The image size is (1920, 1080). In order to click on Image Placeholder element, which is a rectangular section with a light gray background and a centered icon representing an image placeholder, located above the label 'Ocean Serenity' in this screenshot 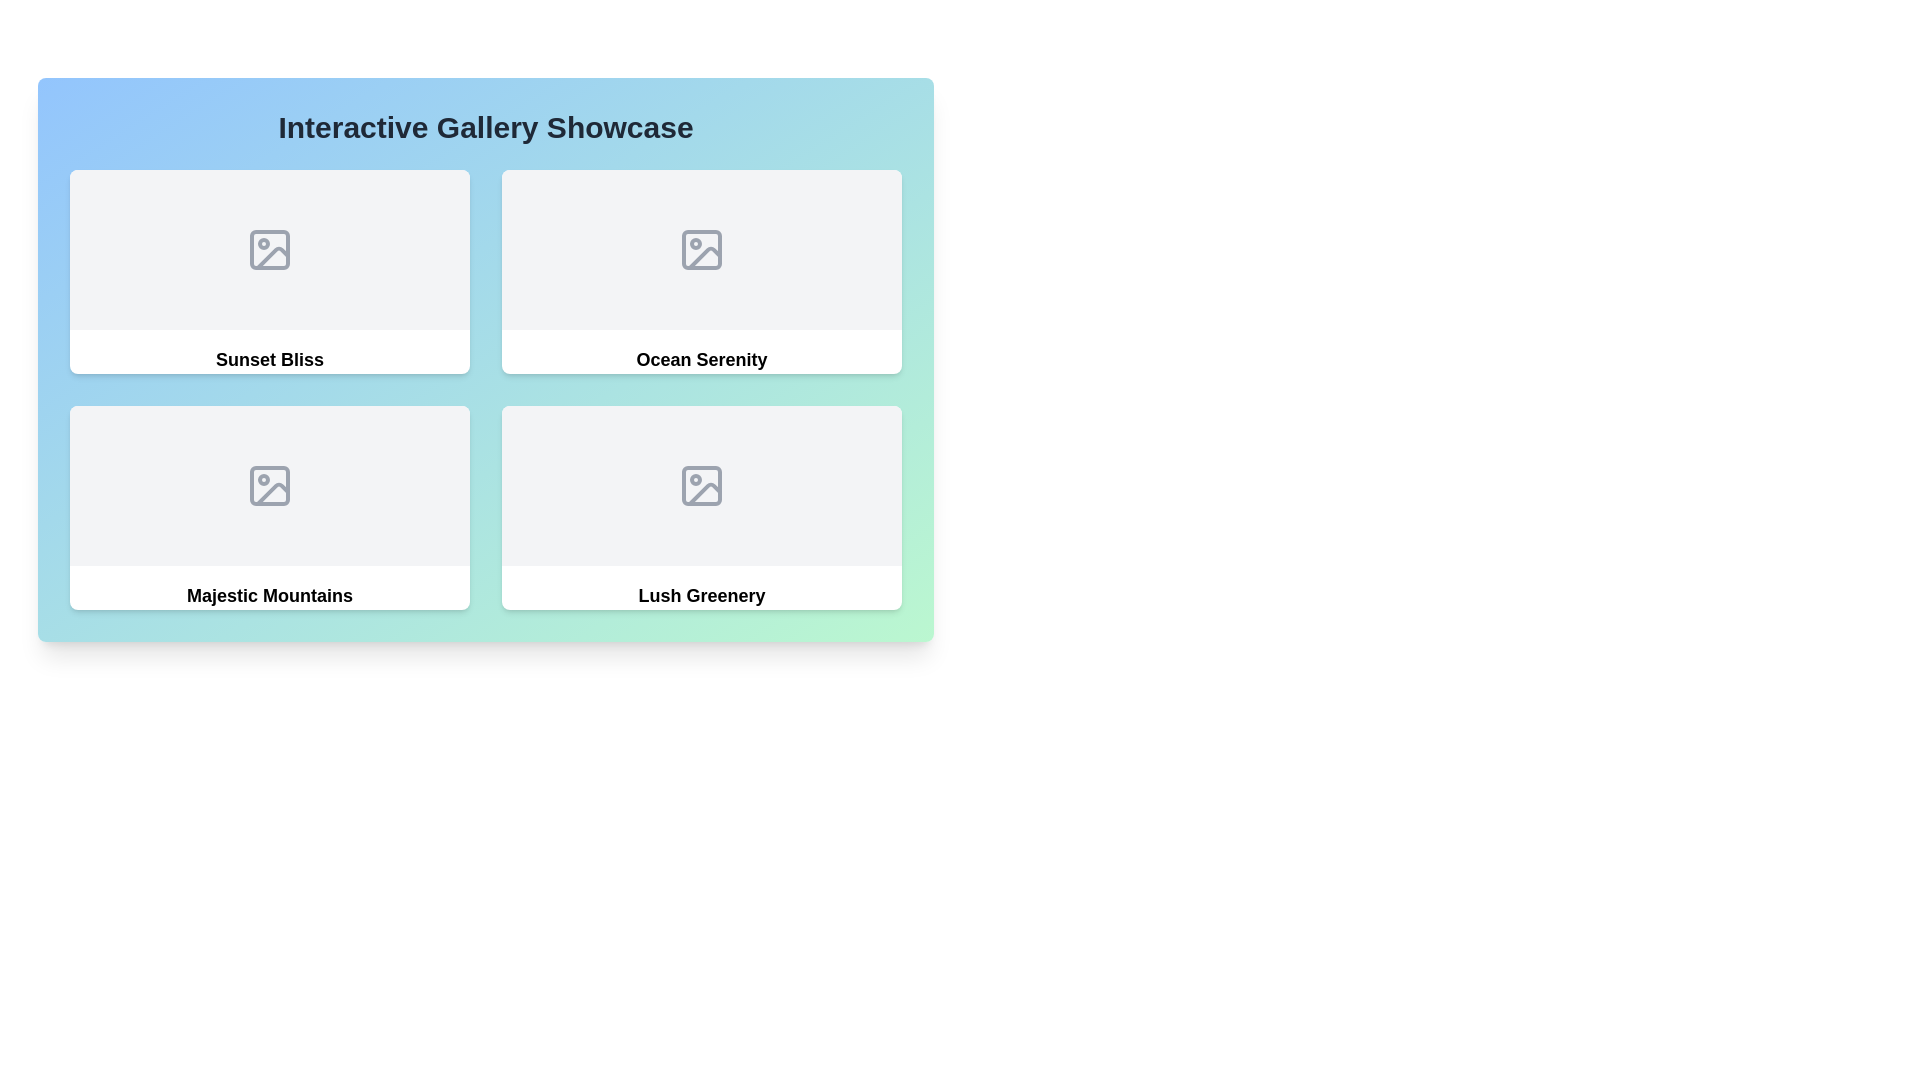, I will do `click(701, 249)`.